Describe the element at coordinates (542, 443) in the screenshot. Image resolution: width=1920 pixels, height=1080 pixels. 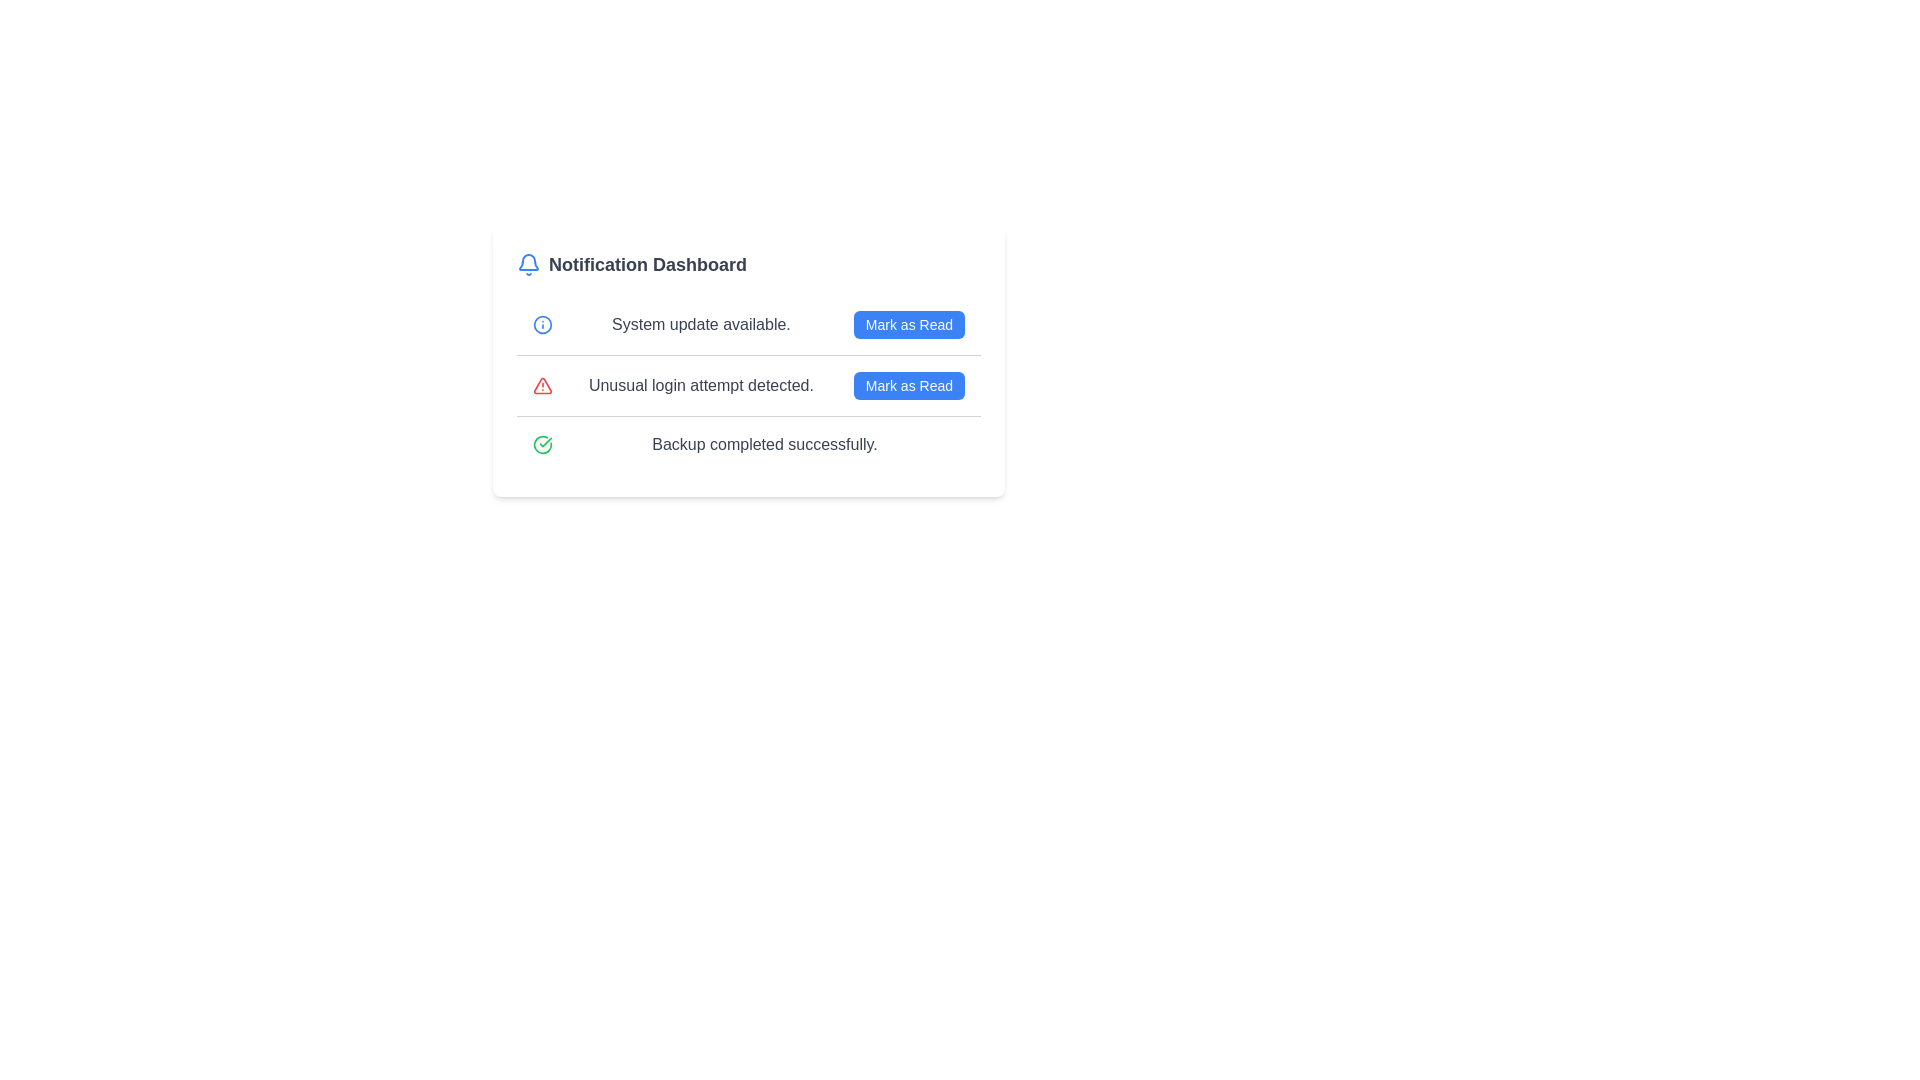
I see `the green circle SVG graphic indicating success in the 'Backup completed successfully.' notification row` at that location.